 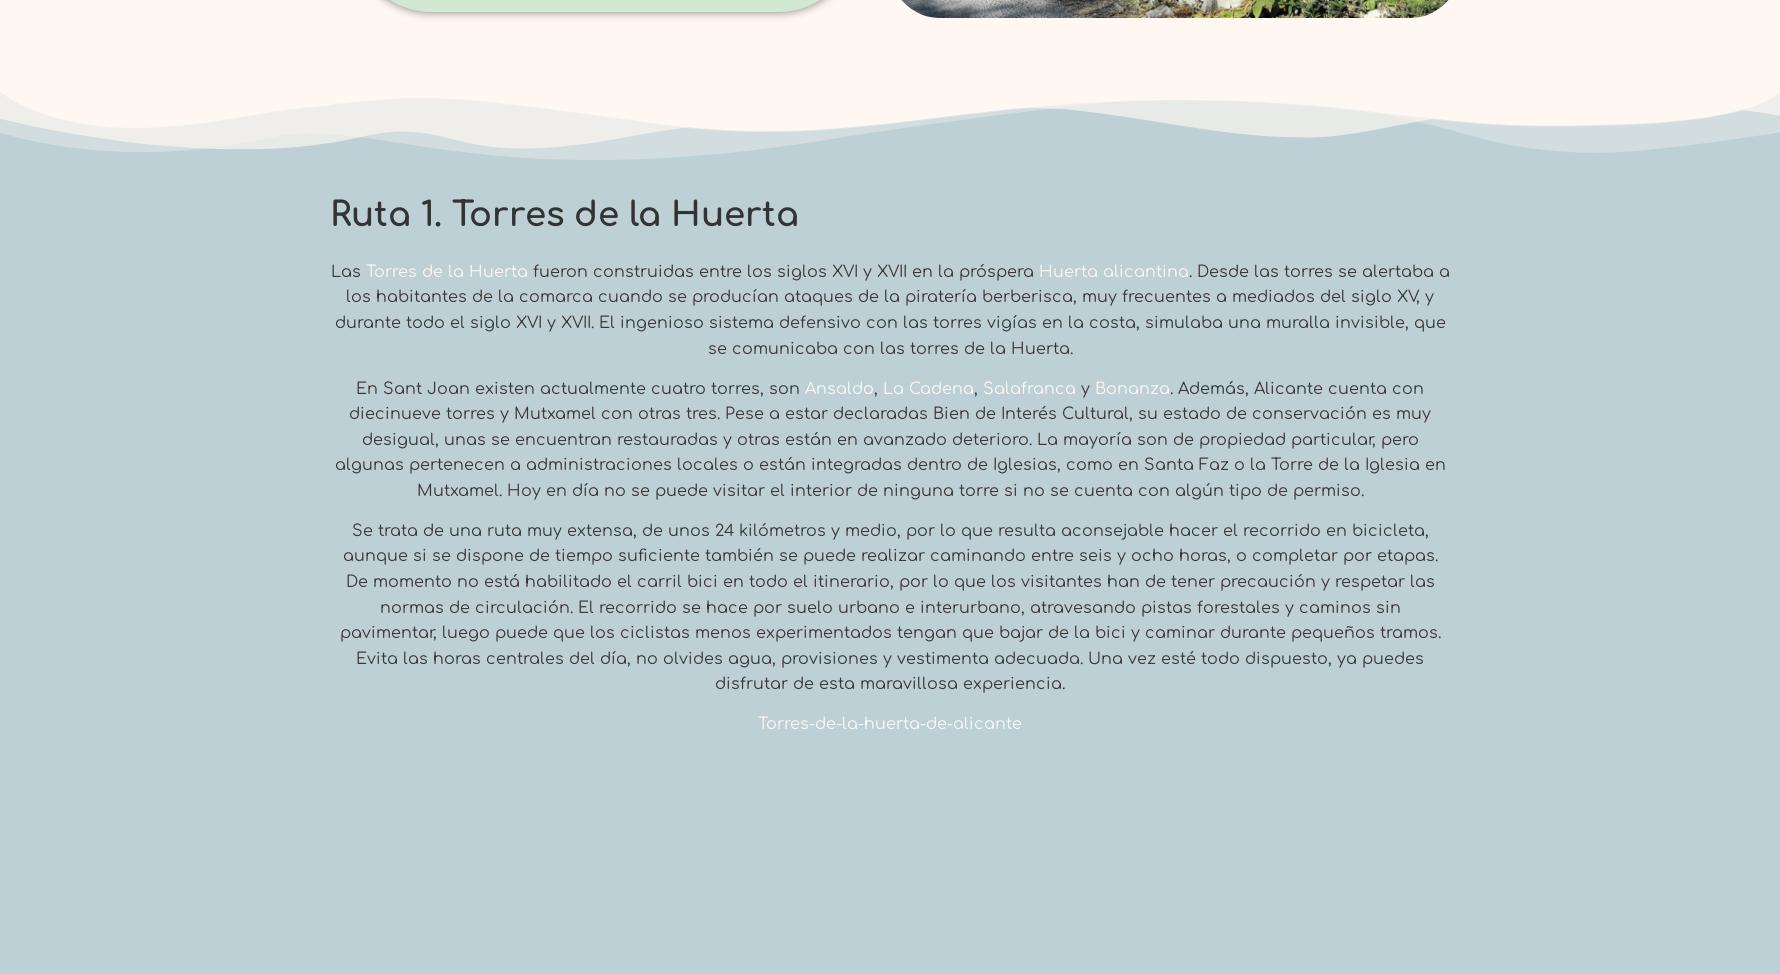 What do you see at coordinates (1112, 269) in the screenshot?
I see `'Huerta alicantina'` at bounding box center [1112, 269].